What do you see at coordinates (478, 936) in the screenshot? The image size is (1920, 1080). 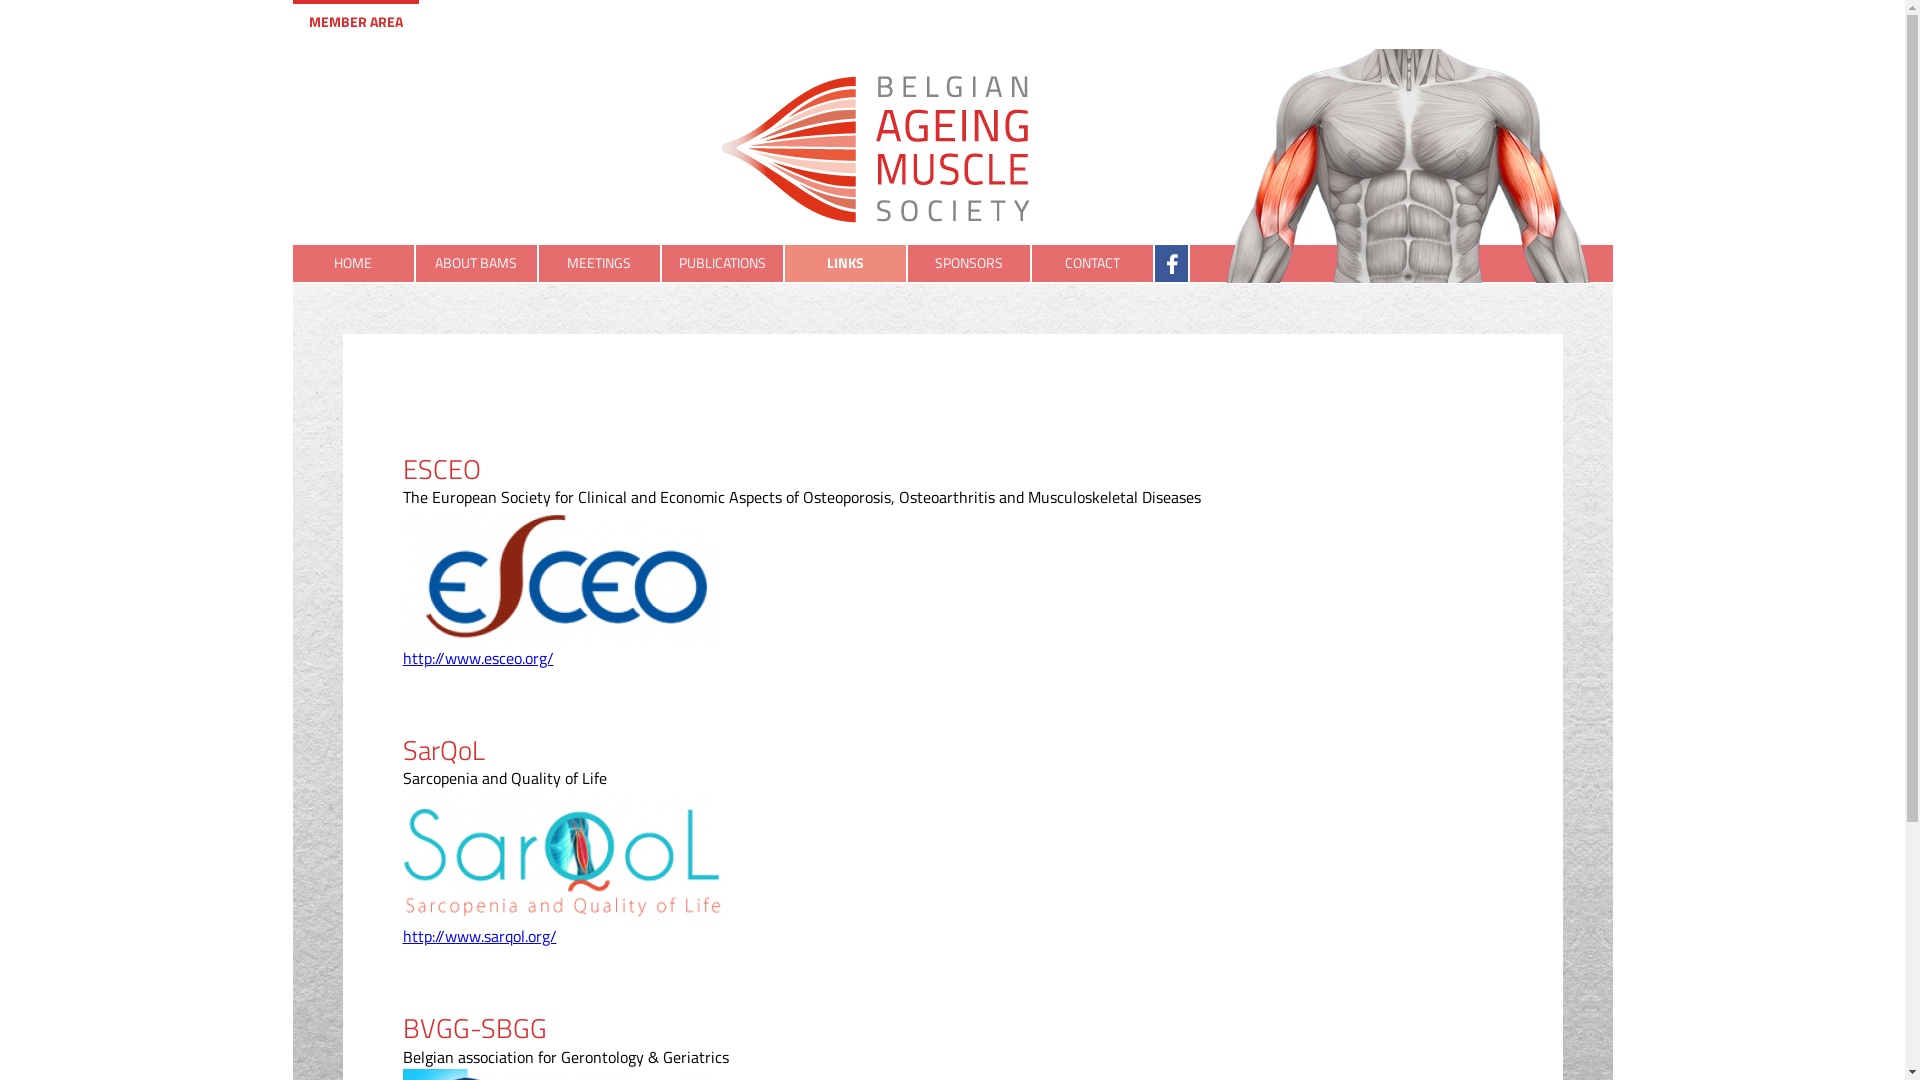 I see `'http://www.sarqol.org/'` at bounding box center [478, 936].